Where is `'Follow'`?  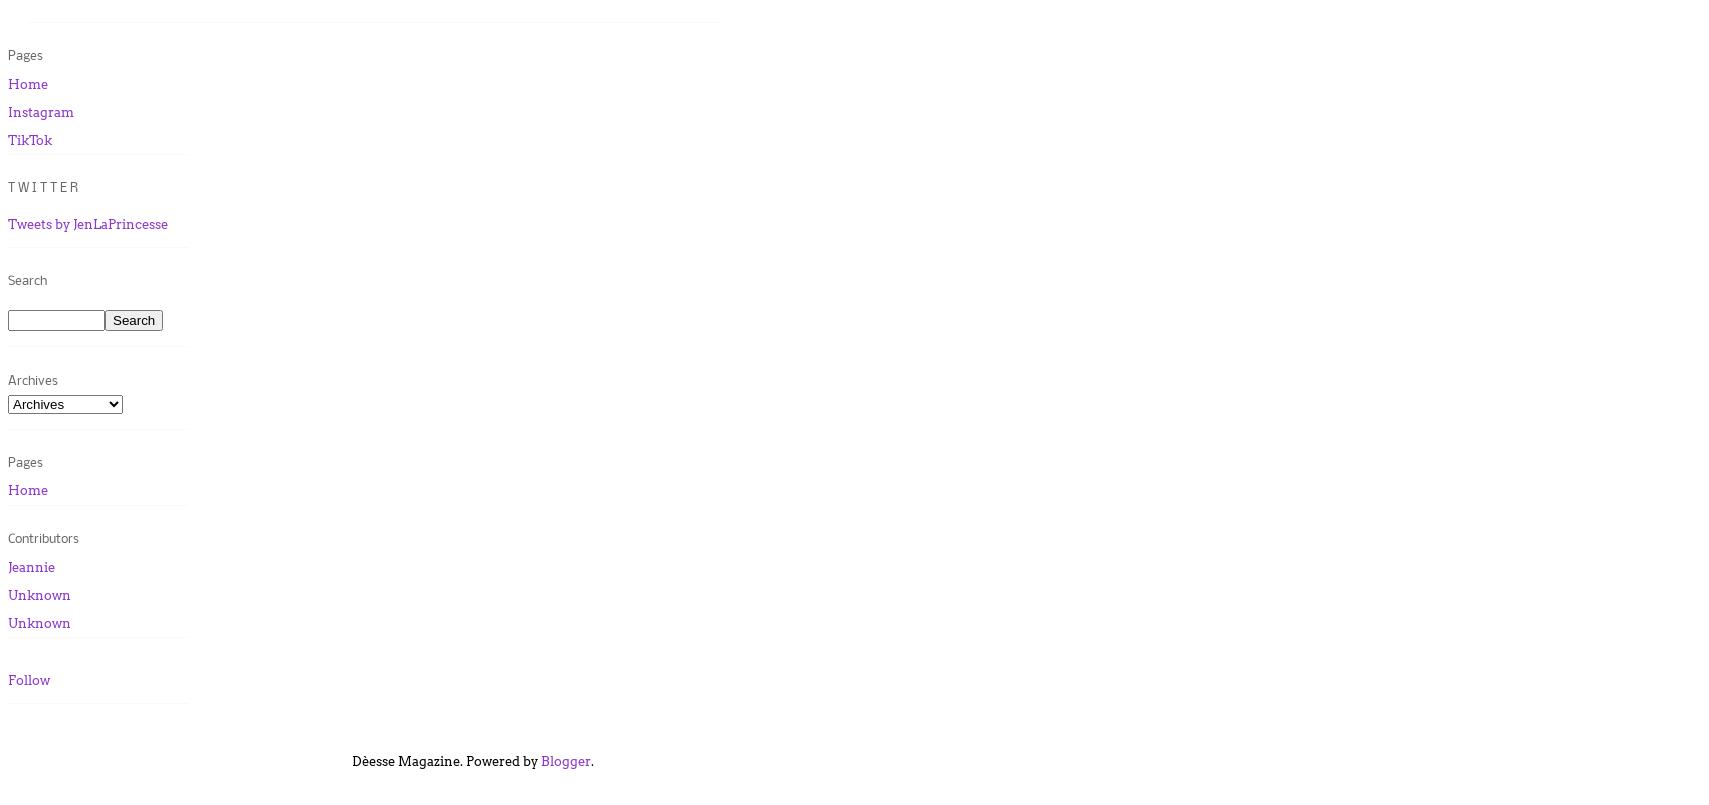 'Follow' is located at coordinates (28, 679).